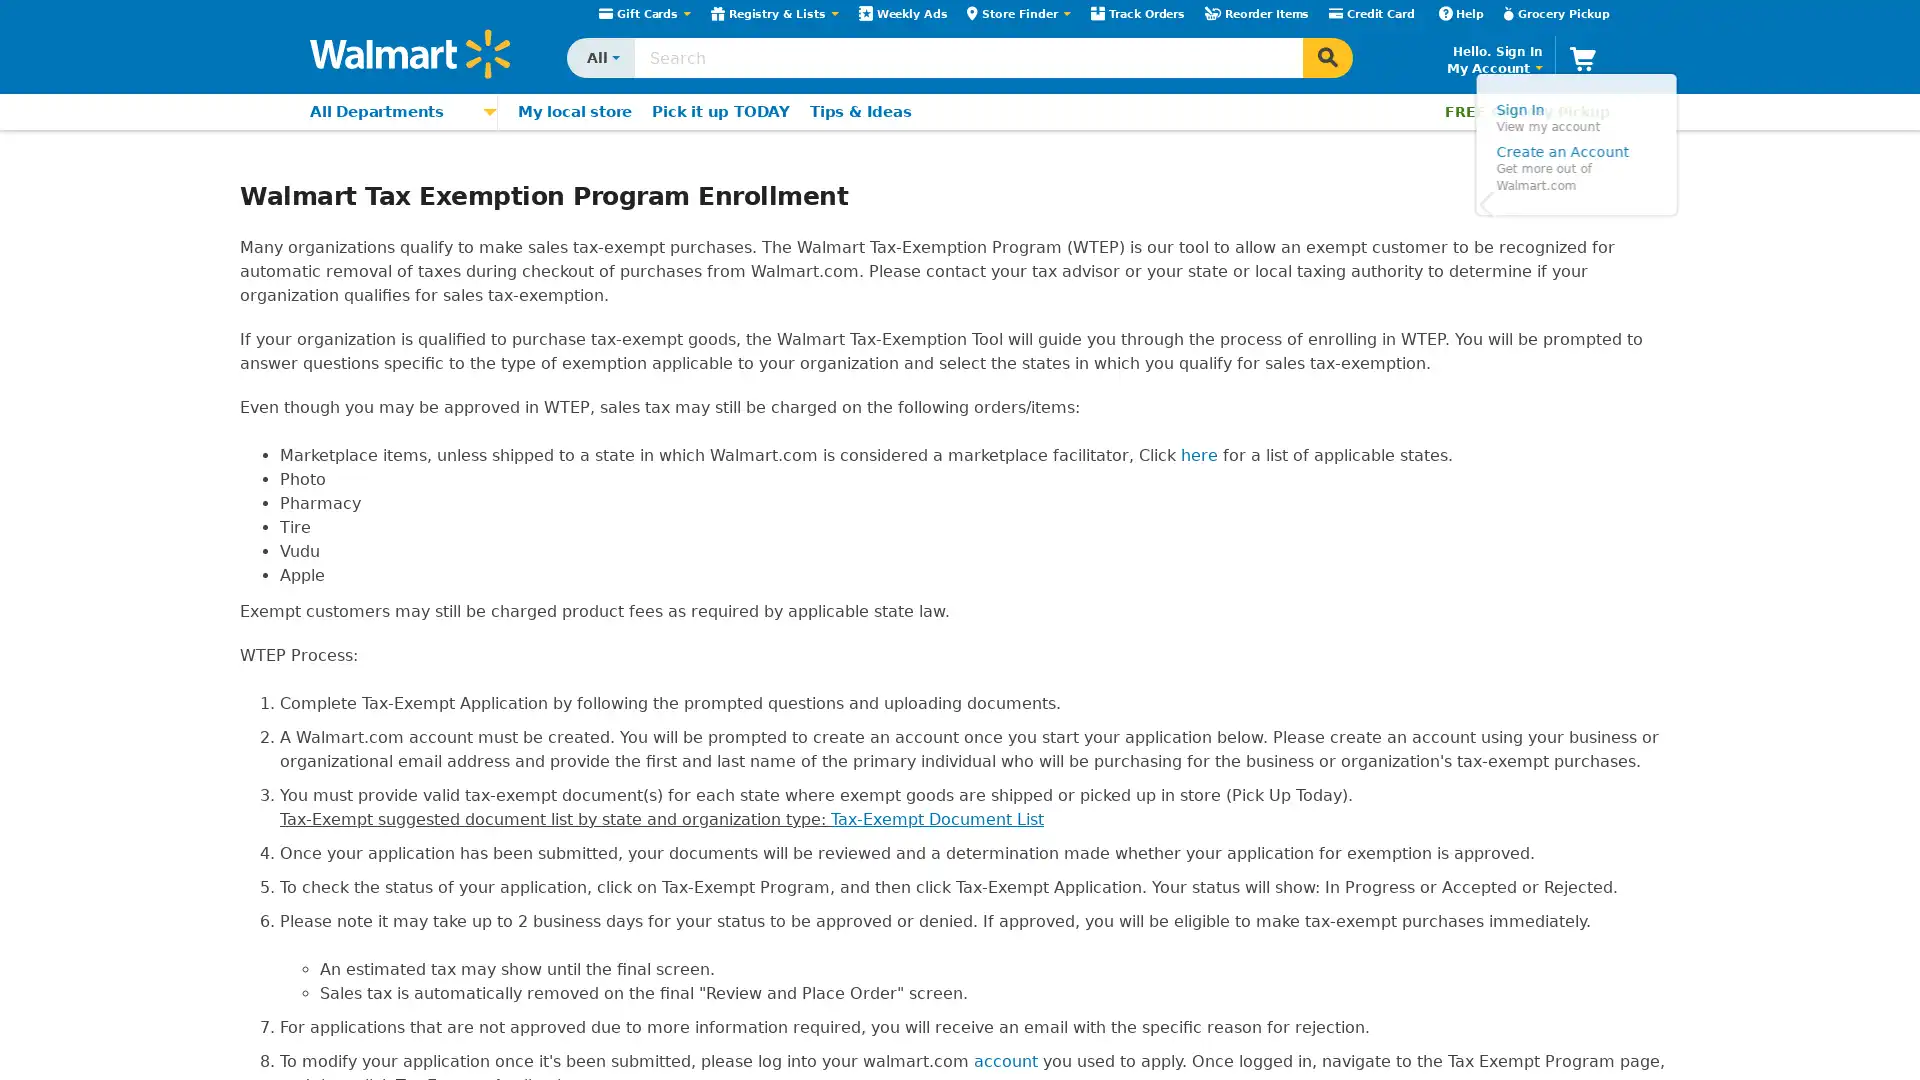  What do you see at coordinates (388, 567) in the screenshot?
I see `Arts, Craft, Sewing & Party Supplies` at bounding box center [388, 567].